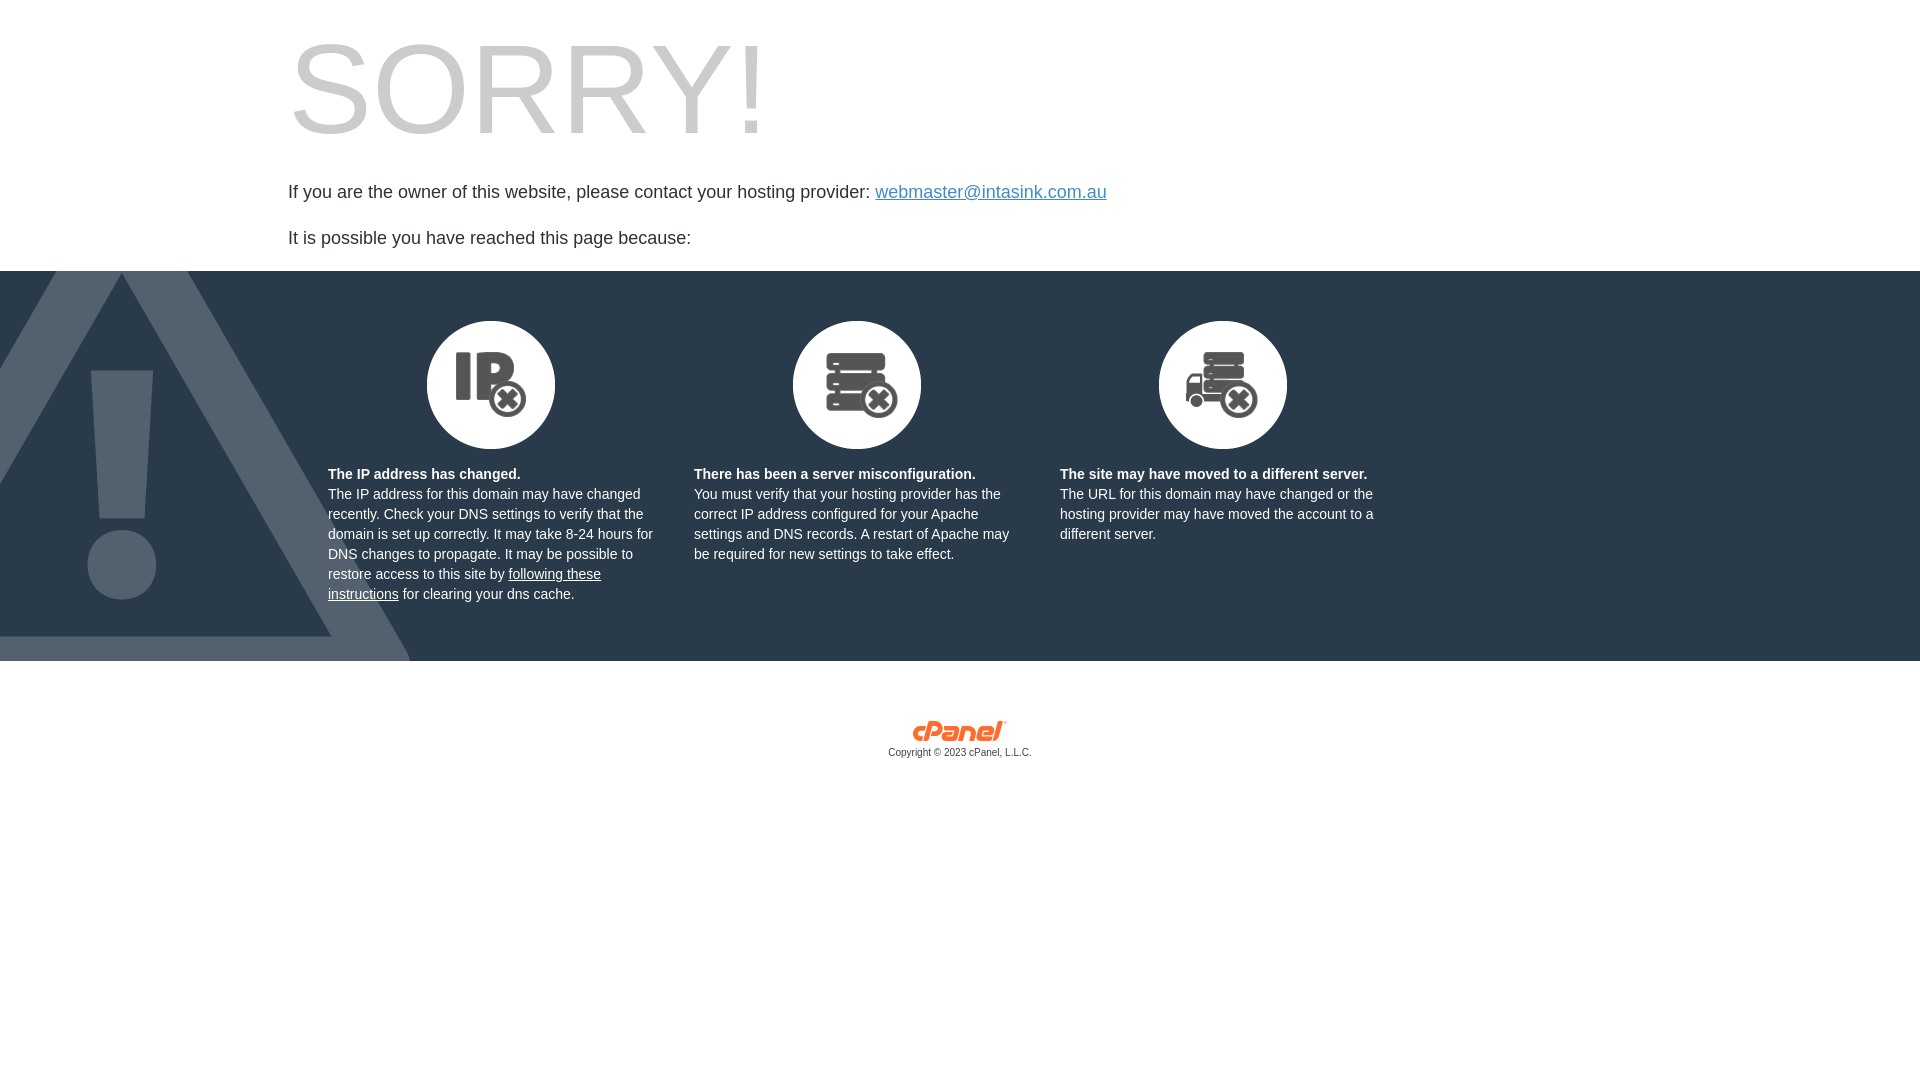  What do you see at coordinates (463, 583) in the screenshot?
I see `'following these instructions'` at bounding box center [463, 583].